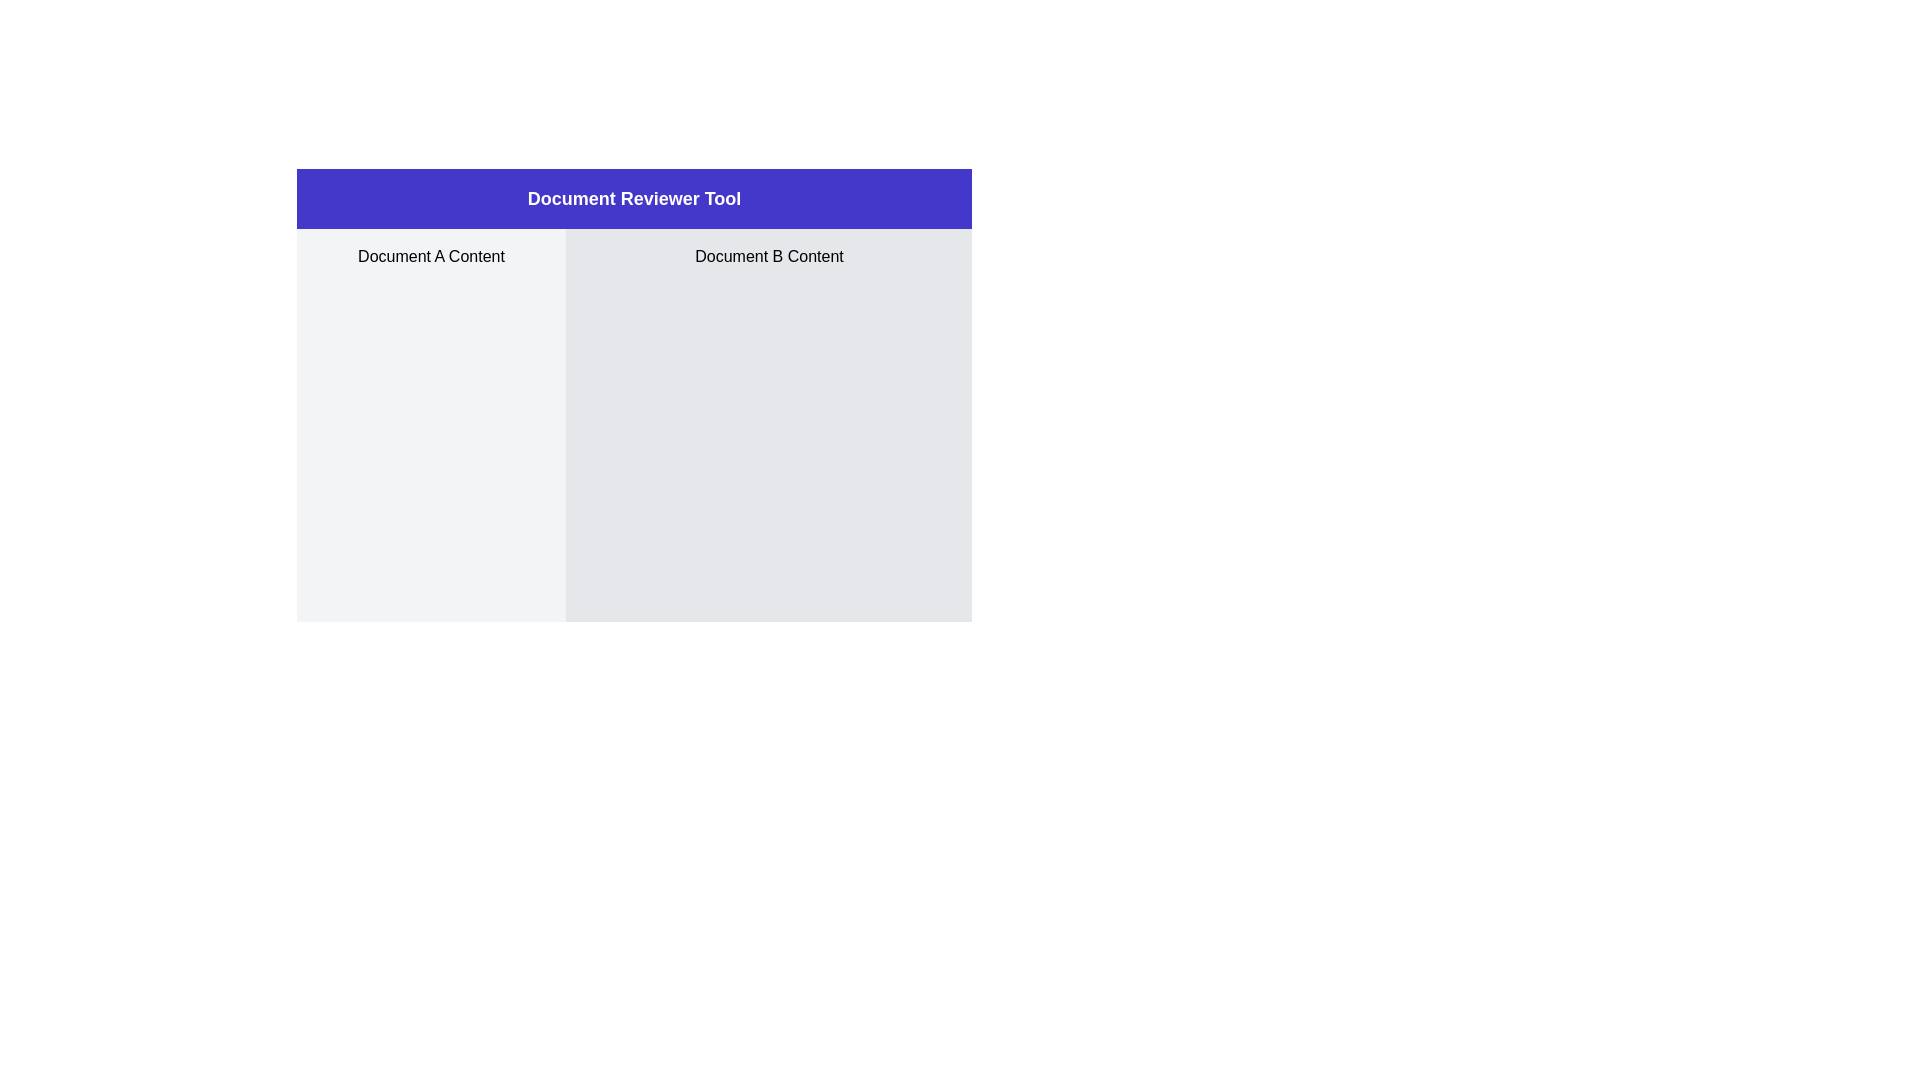  Describe the element at coordinates (633, 199) in the screenshot. I see `the top horizontal bar labeled 'Document Reviewer Tool' with a purple background containing bold white text` at that location.